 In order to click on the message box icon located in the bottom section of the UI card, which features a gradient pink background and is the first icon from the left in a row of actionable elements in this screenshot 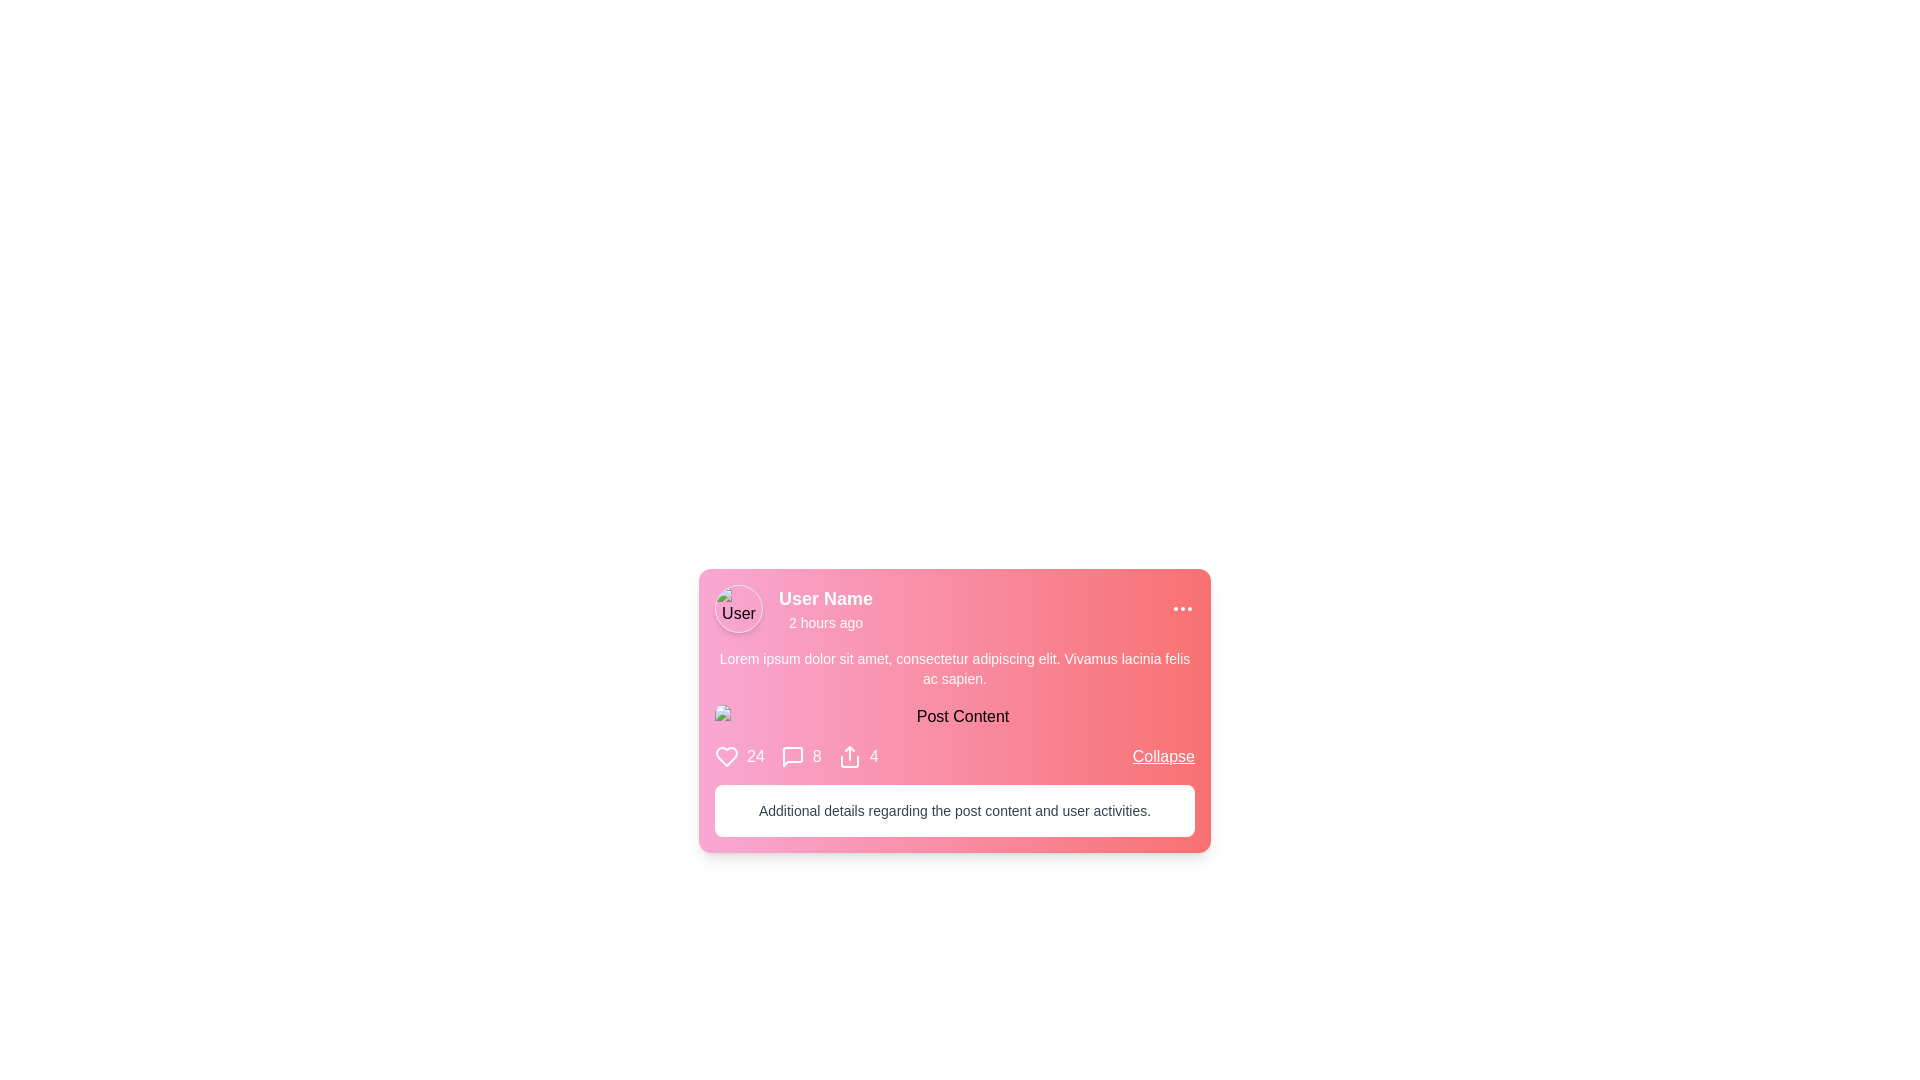, I will do `click(791, 756)`.